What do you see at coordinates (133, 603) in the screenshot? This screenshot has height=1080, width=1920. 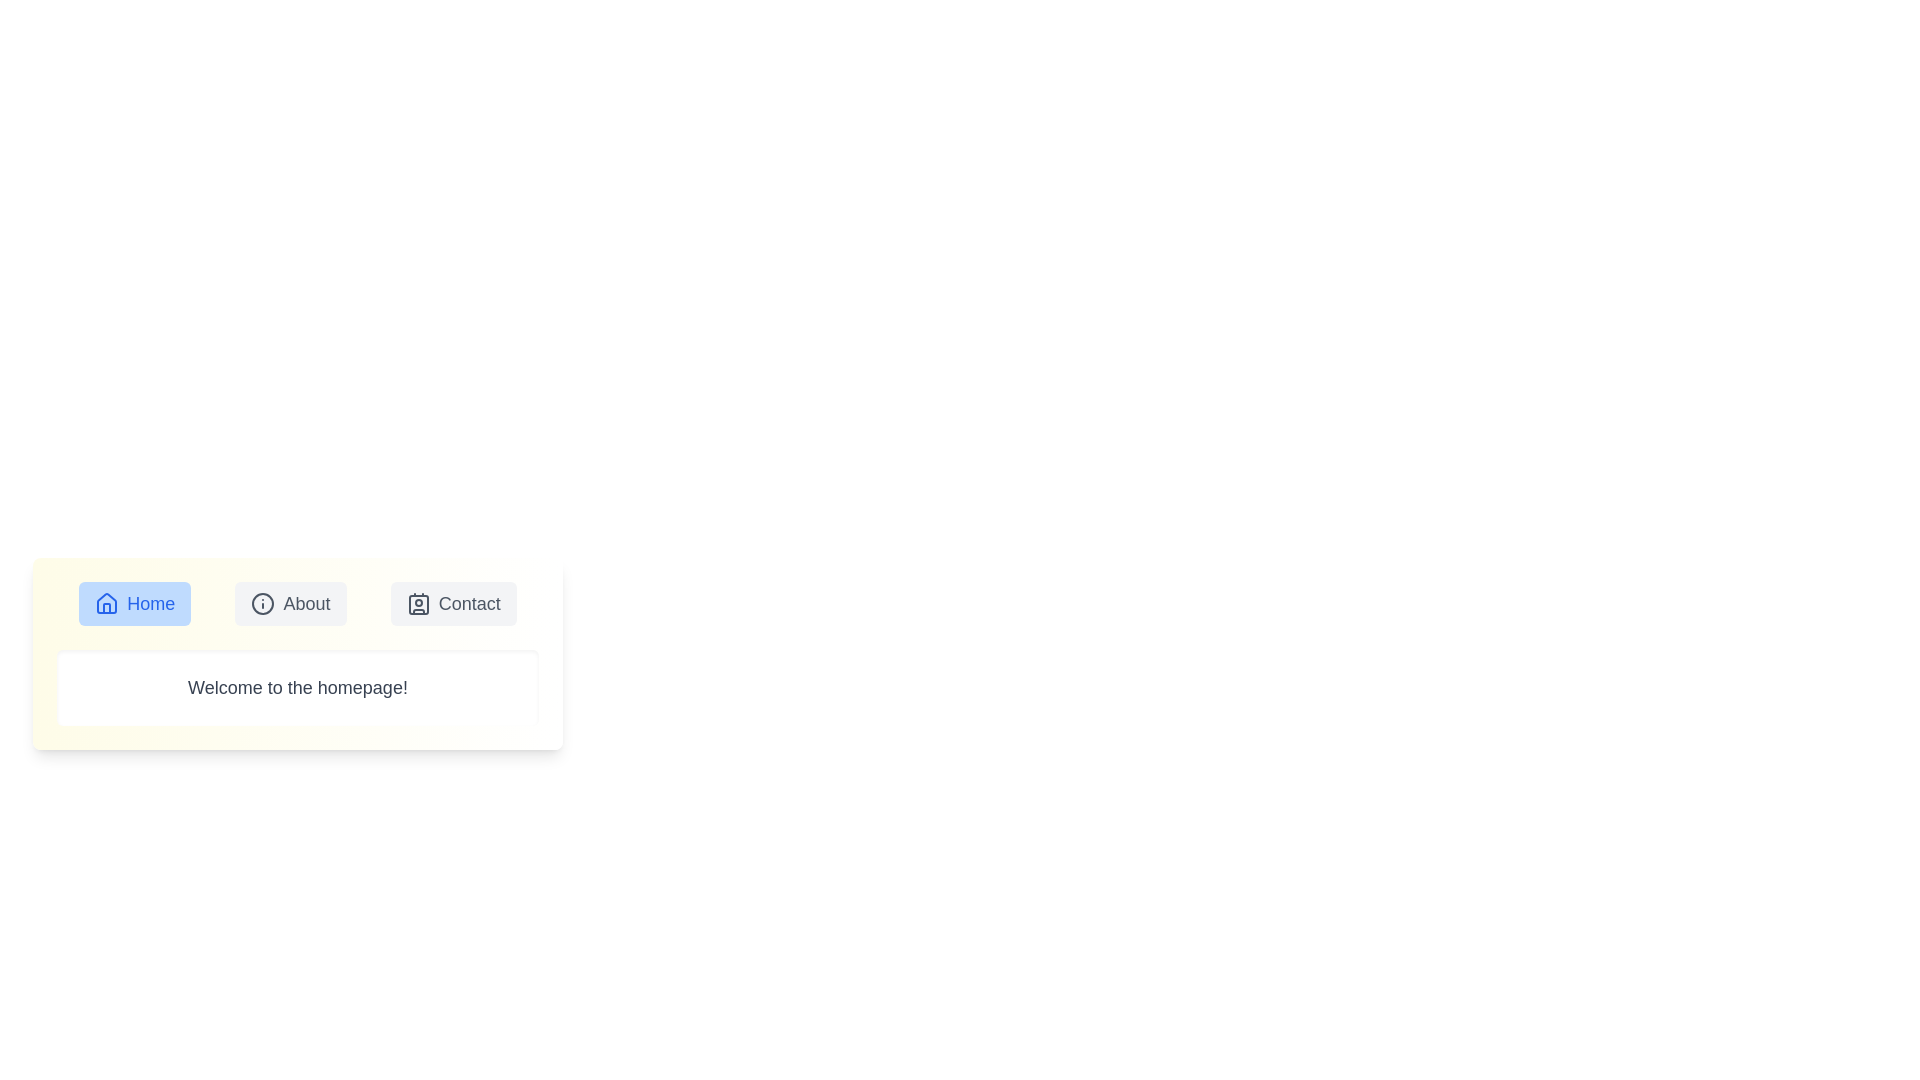 I see `the Home tab by clicking on its button` at bounding box center [133, 603].